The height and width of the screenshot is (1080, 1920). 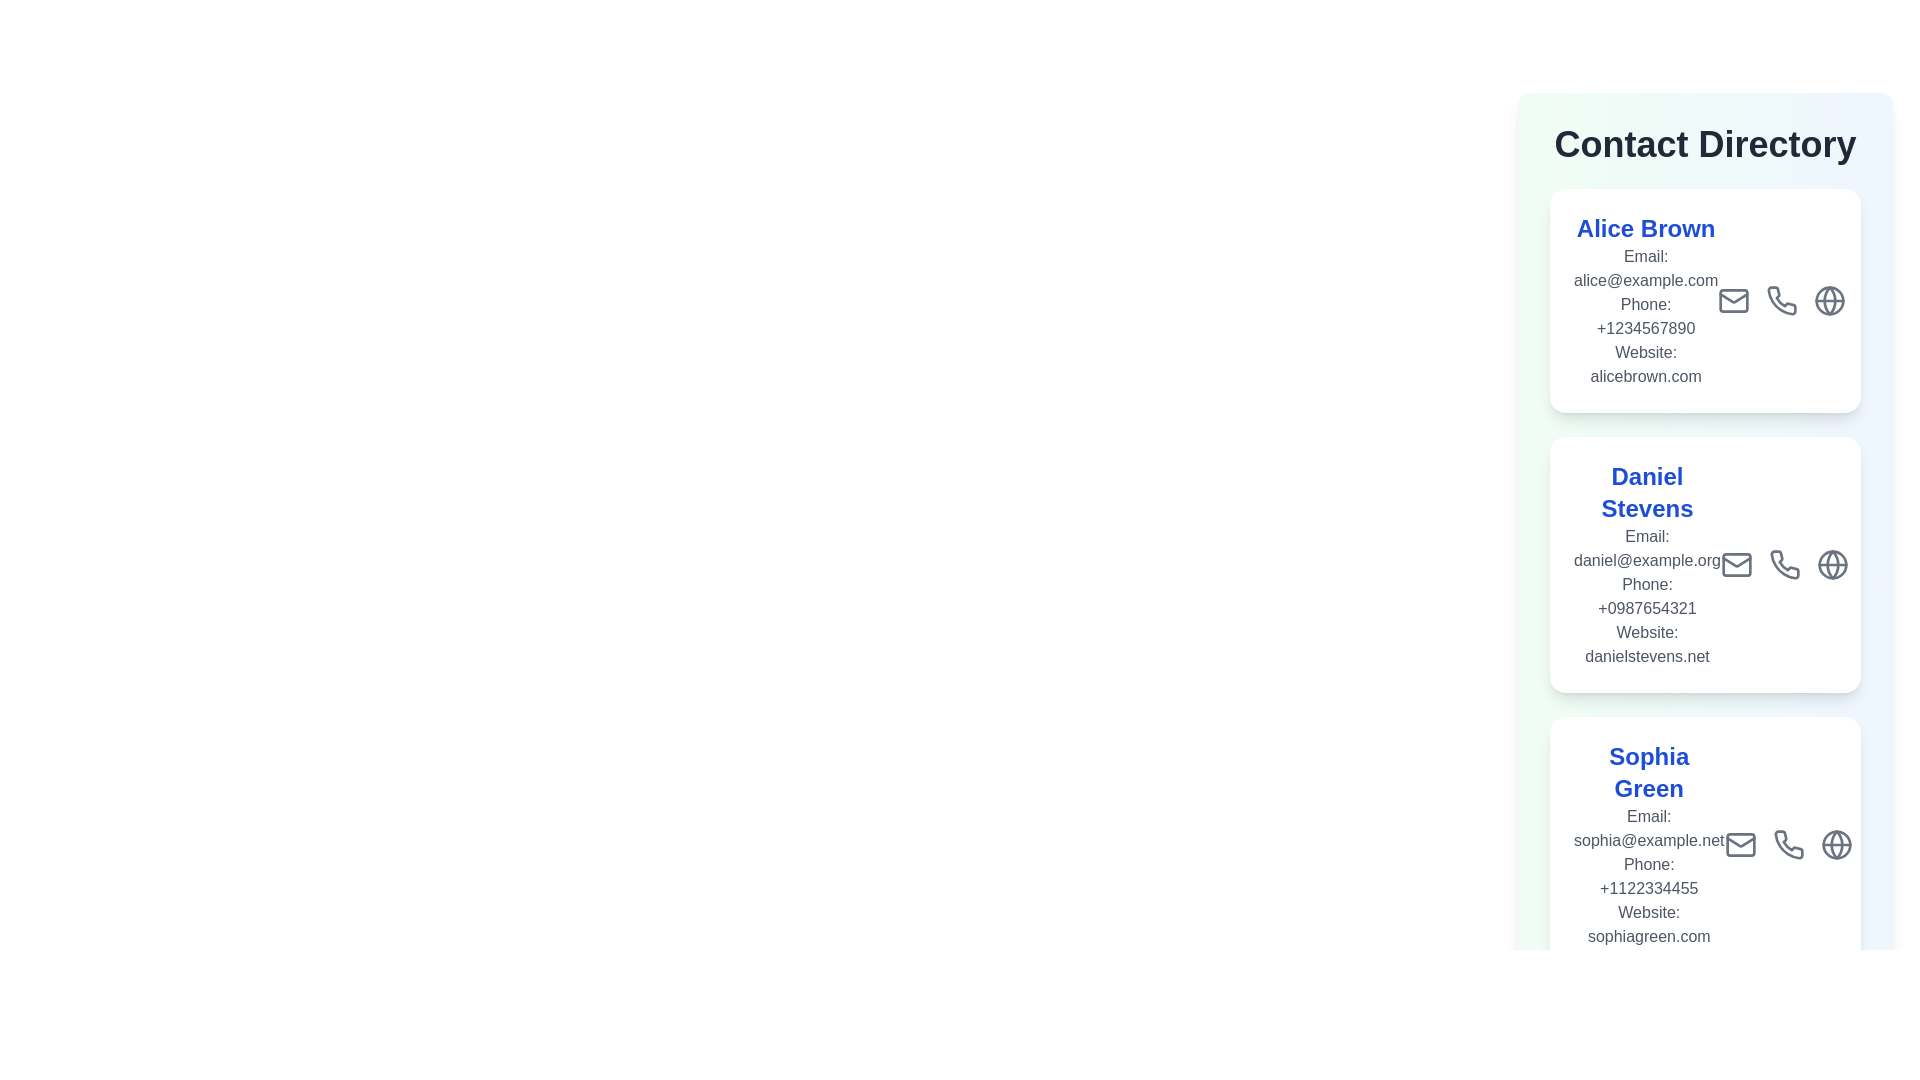 What do you see at coordinates (1704, 300) in the screenshot?
I see `the contact card of Alice Brown` at bounding box center [1704, 300].